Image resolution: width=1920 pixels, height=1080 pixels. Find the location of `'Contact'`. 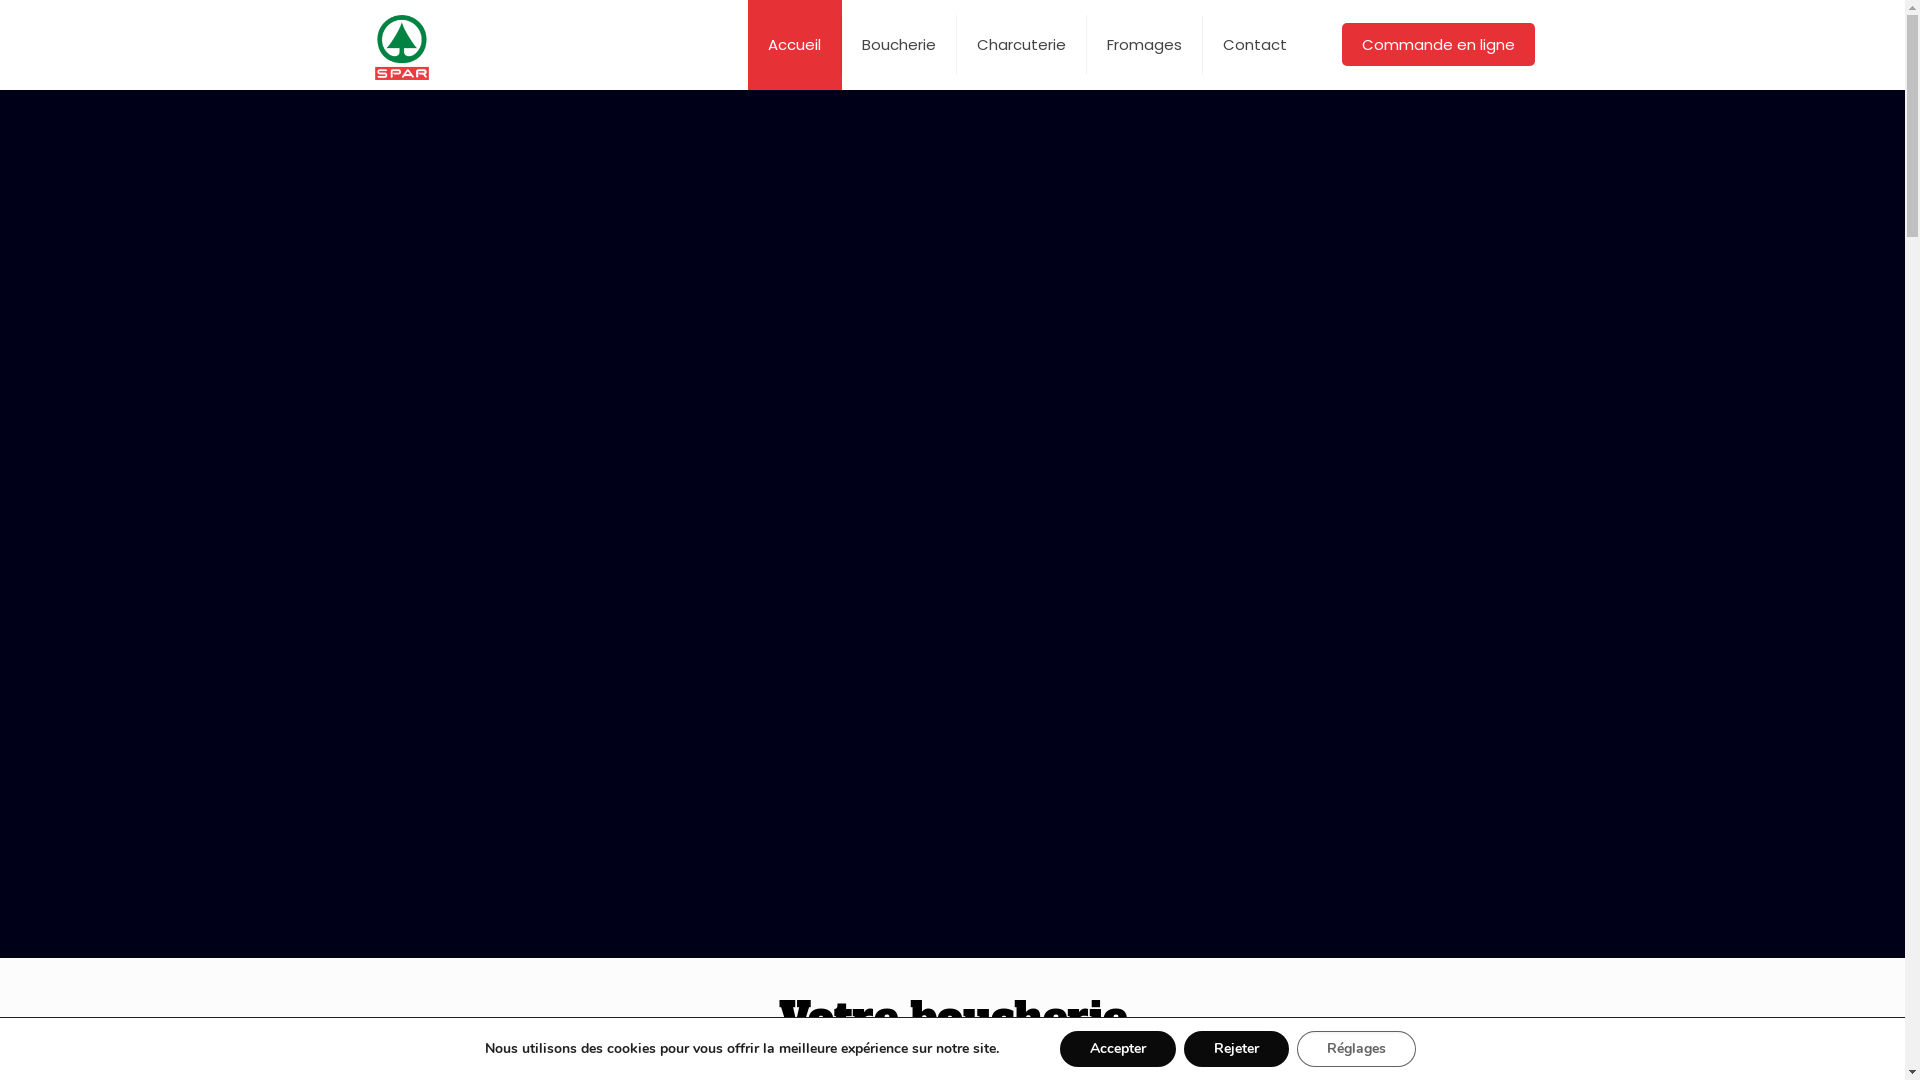

'Contact' is located at coordinates (1253, 45).